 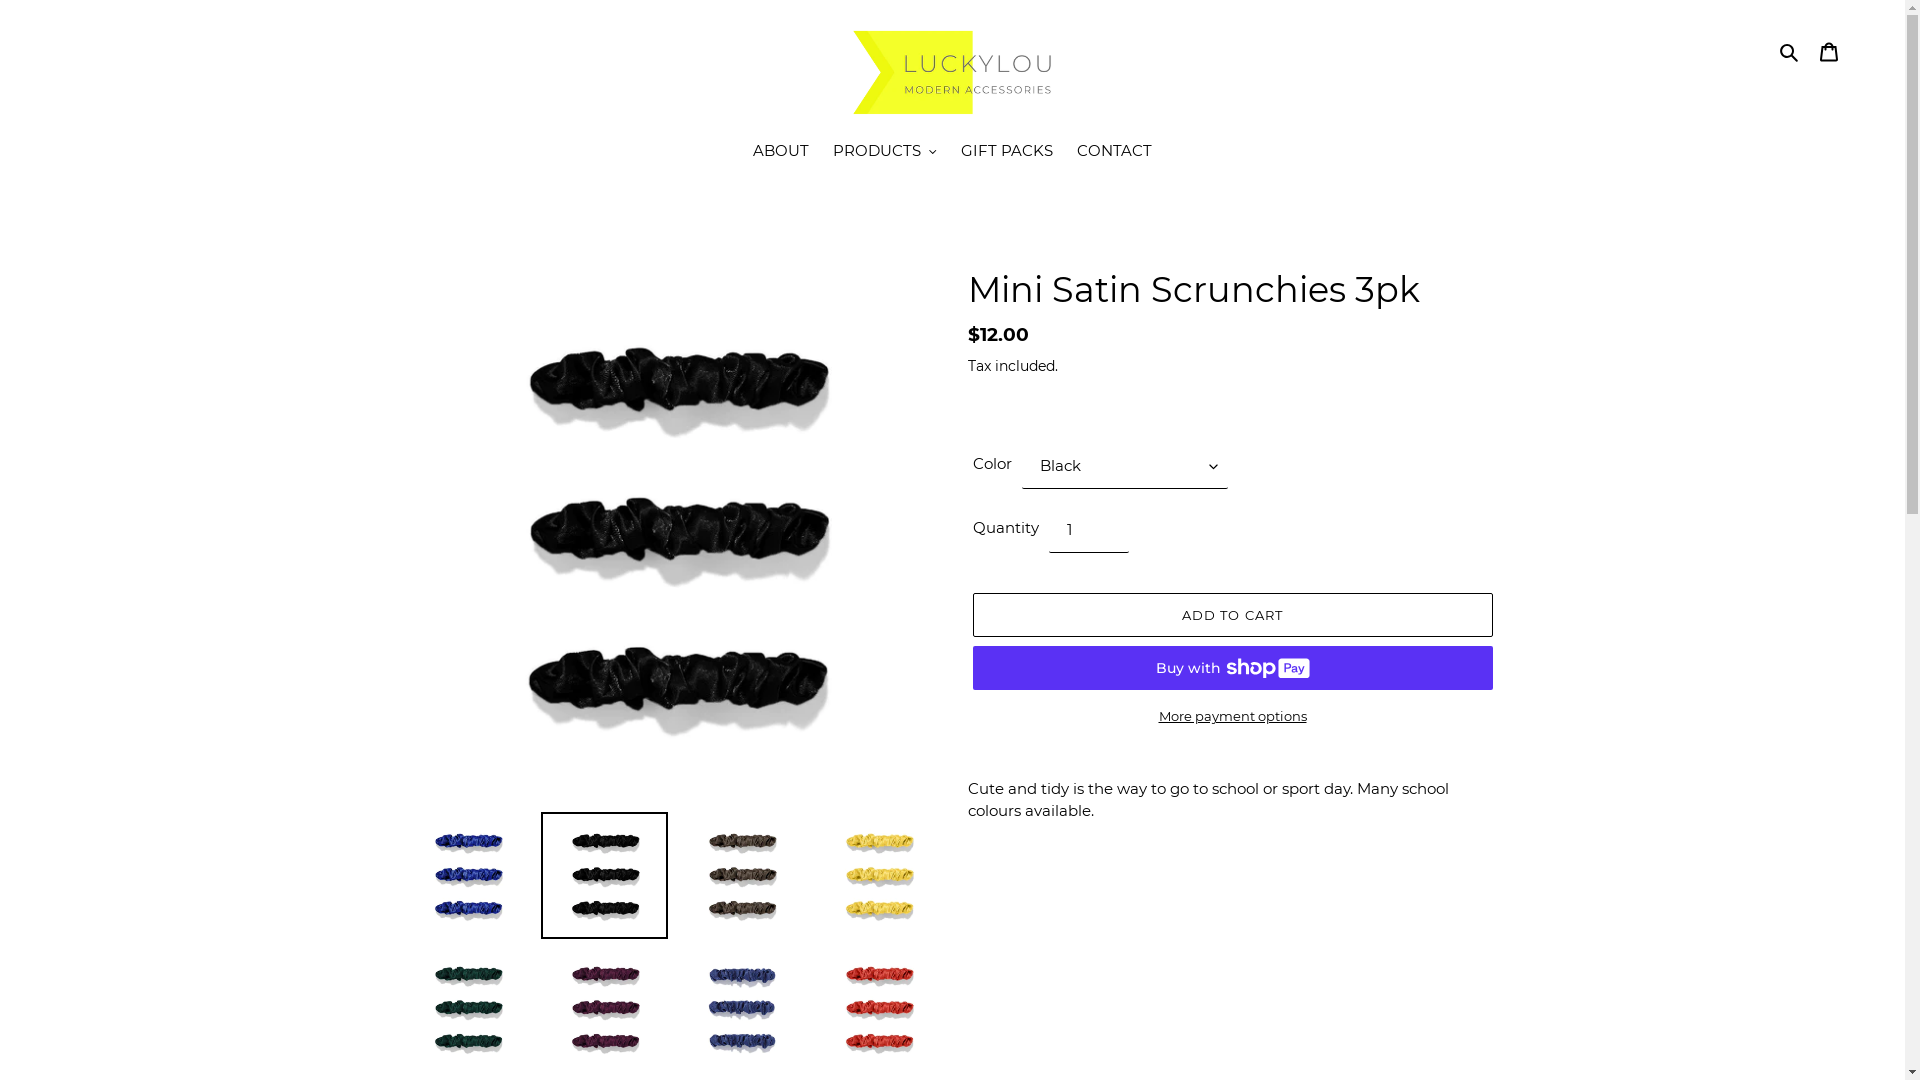 What do you see at coordinates (1790, 50) in the screenshot?
I see `'Search'` at bounding box center [1790, 50].